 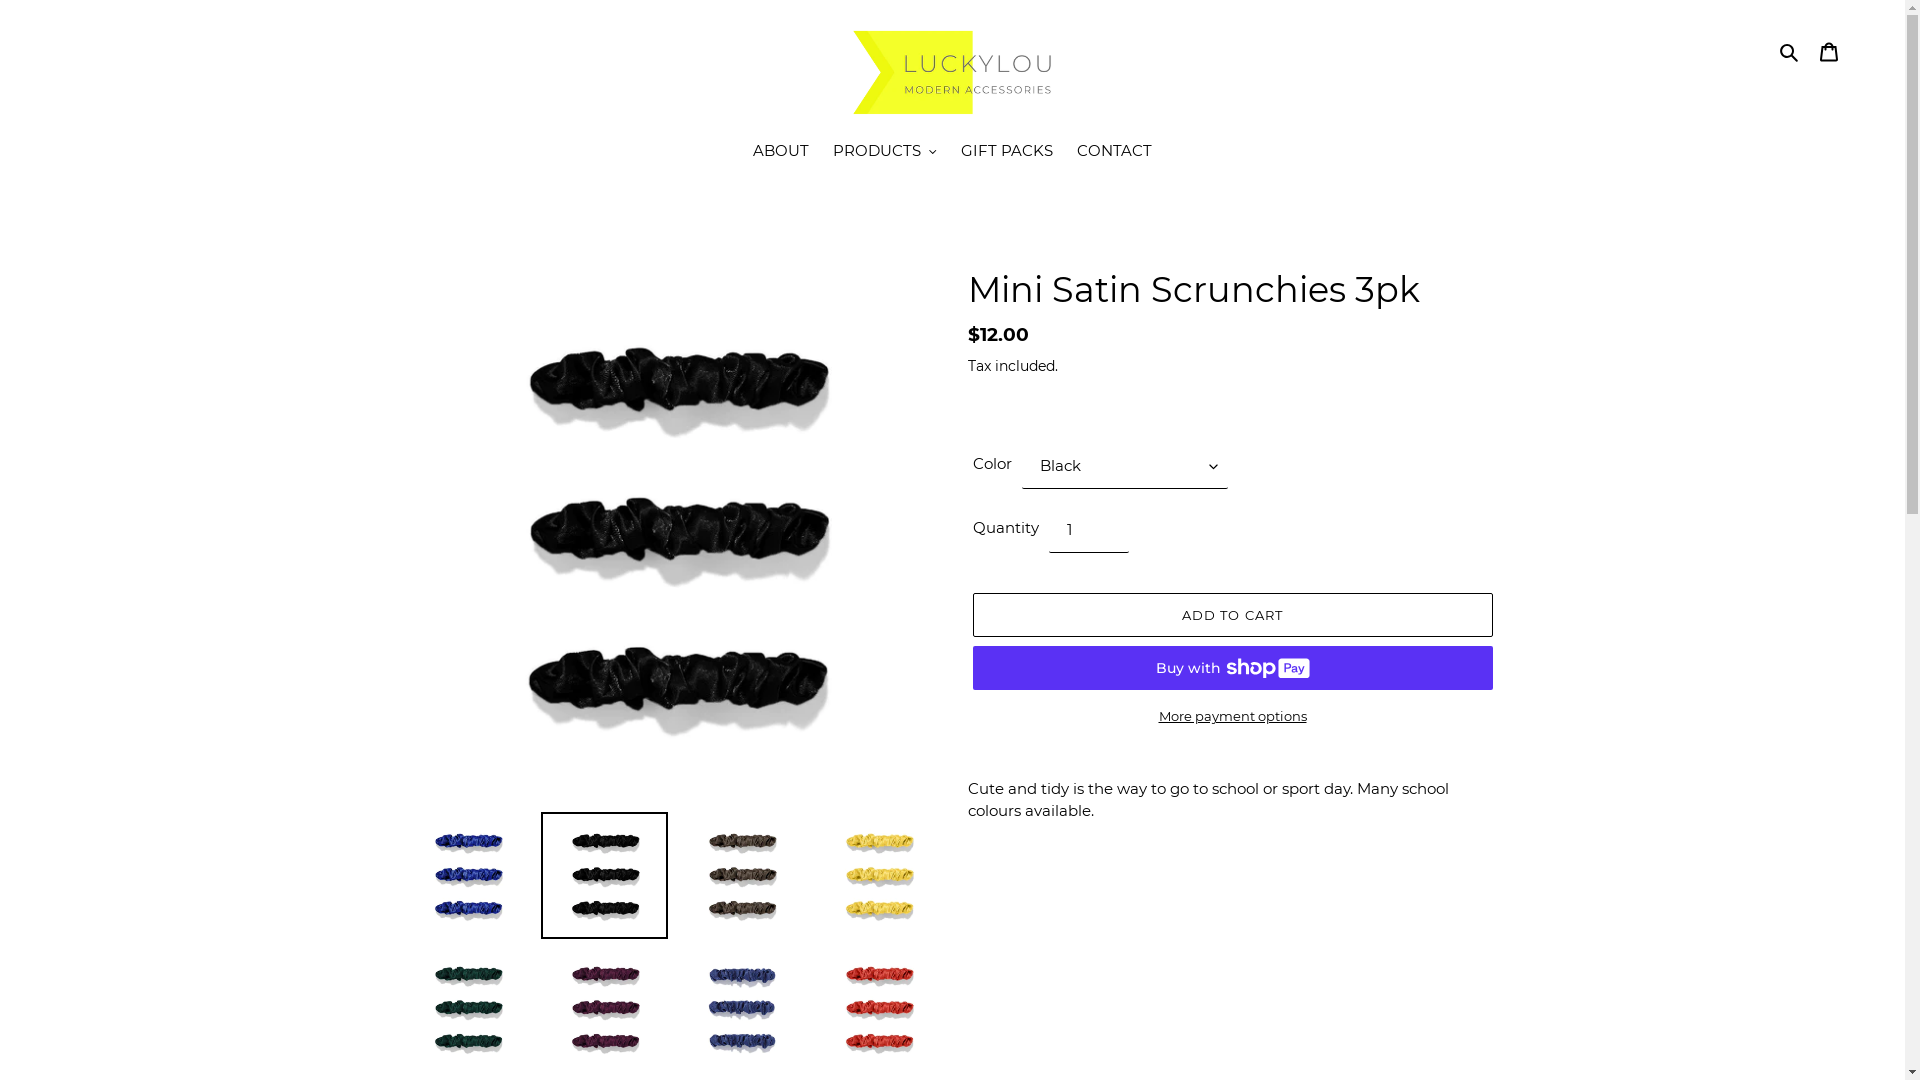 What do you see at coordinates (1790, 50) in the screenshot?
I see `'Search'` at bounding box center [1790, 50].